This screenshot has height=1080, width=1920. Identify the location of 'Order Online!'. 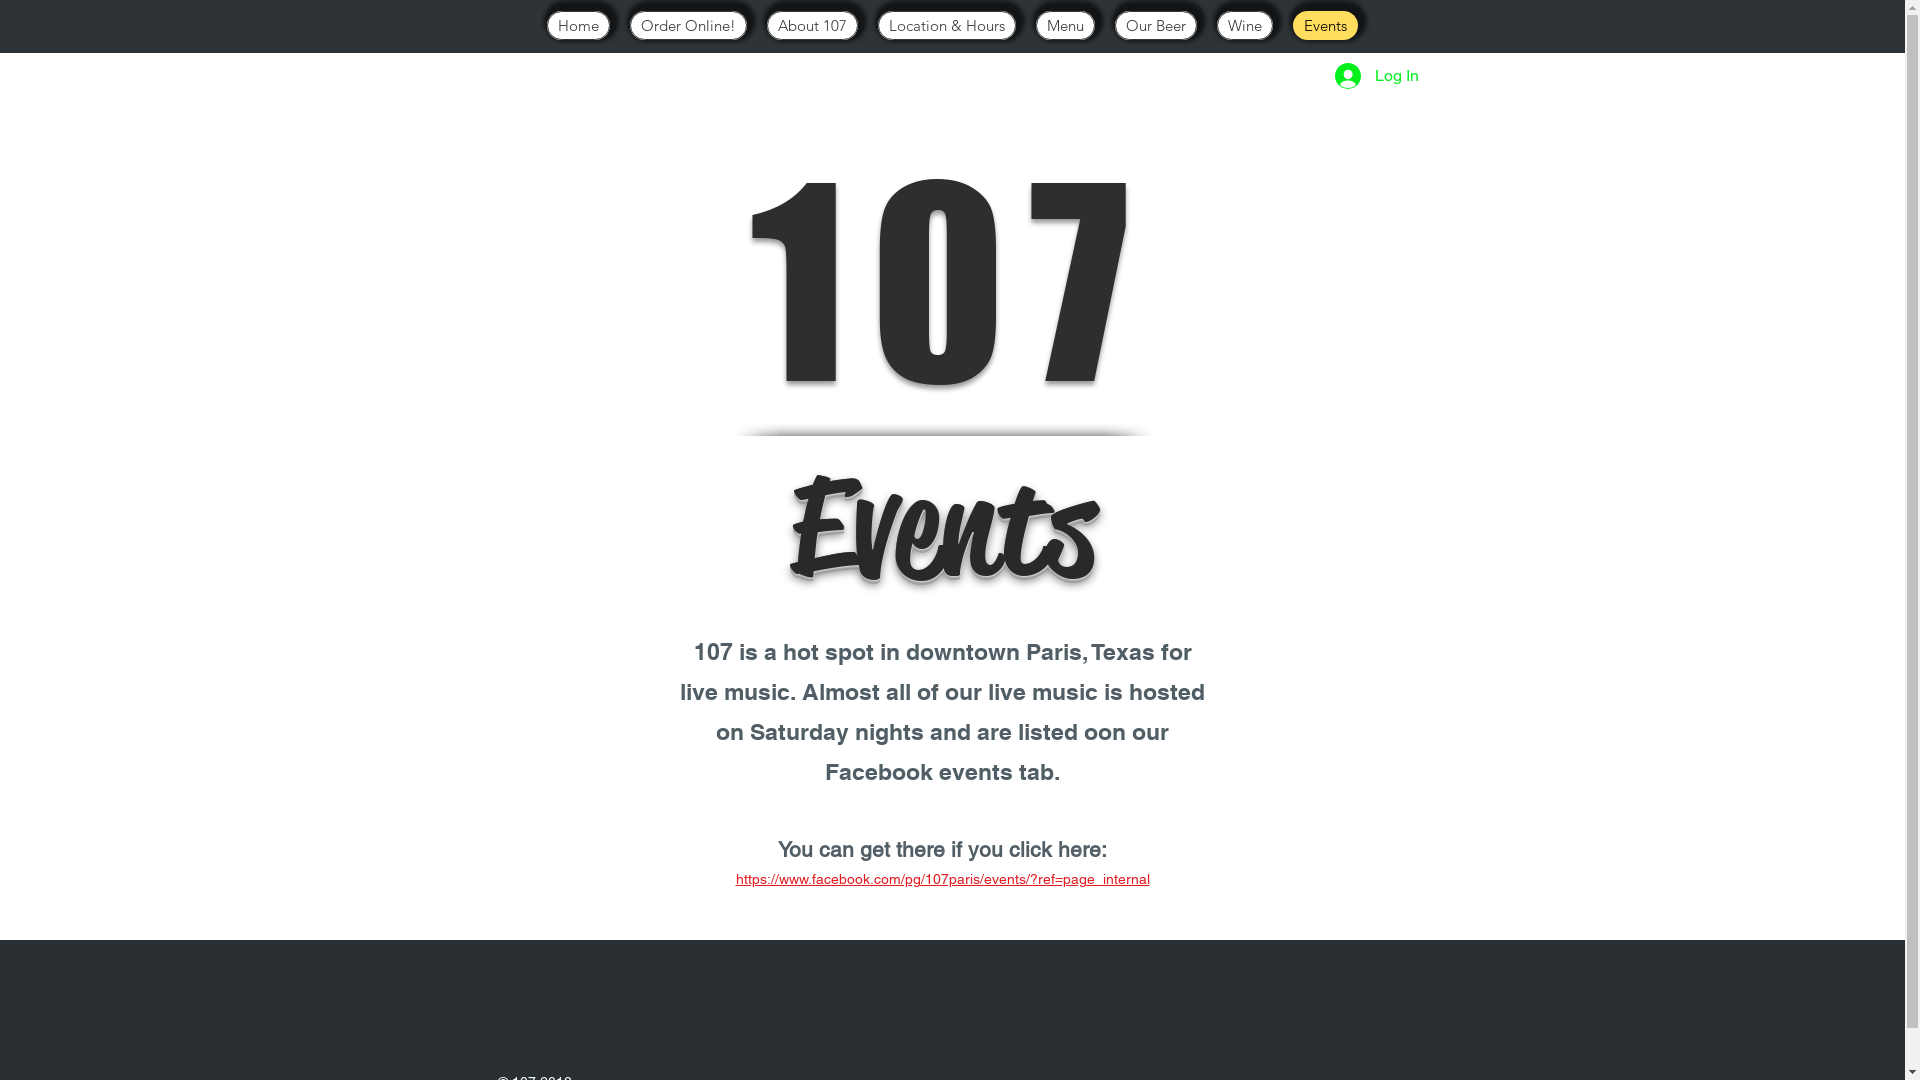
(688, 25).